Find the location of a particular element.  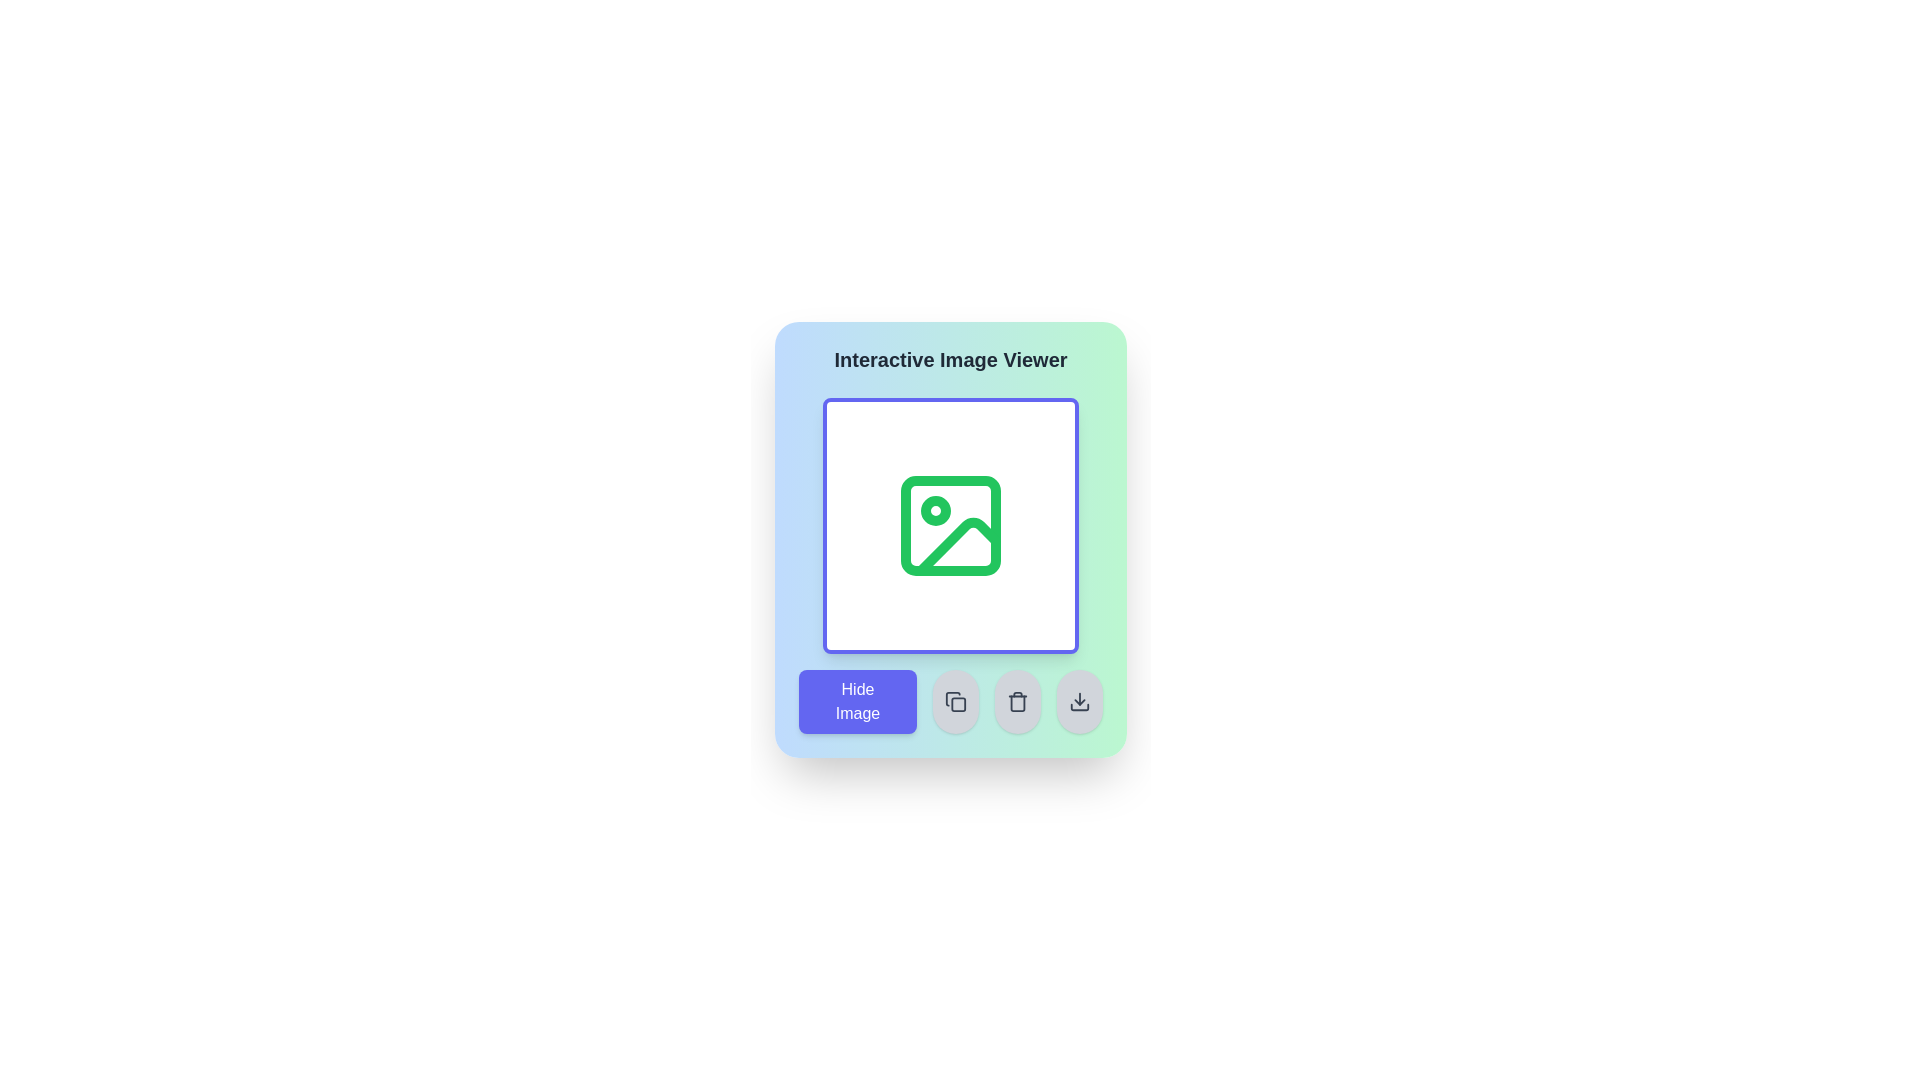

the trash button to delete the displayed image is located at coordinates (1017, 701).